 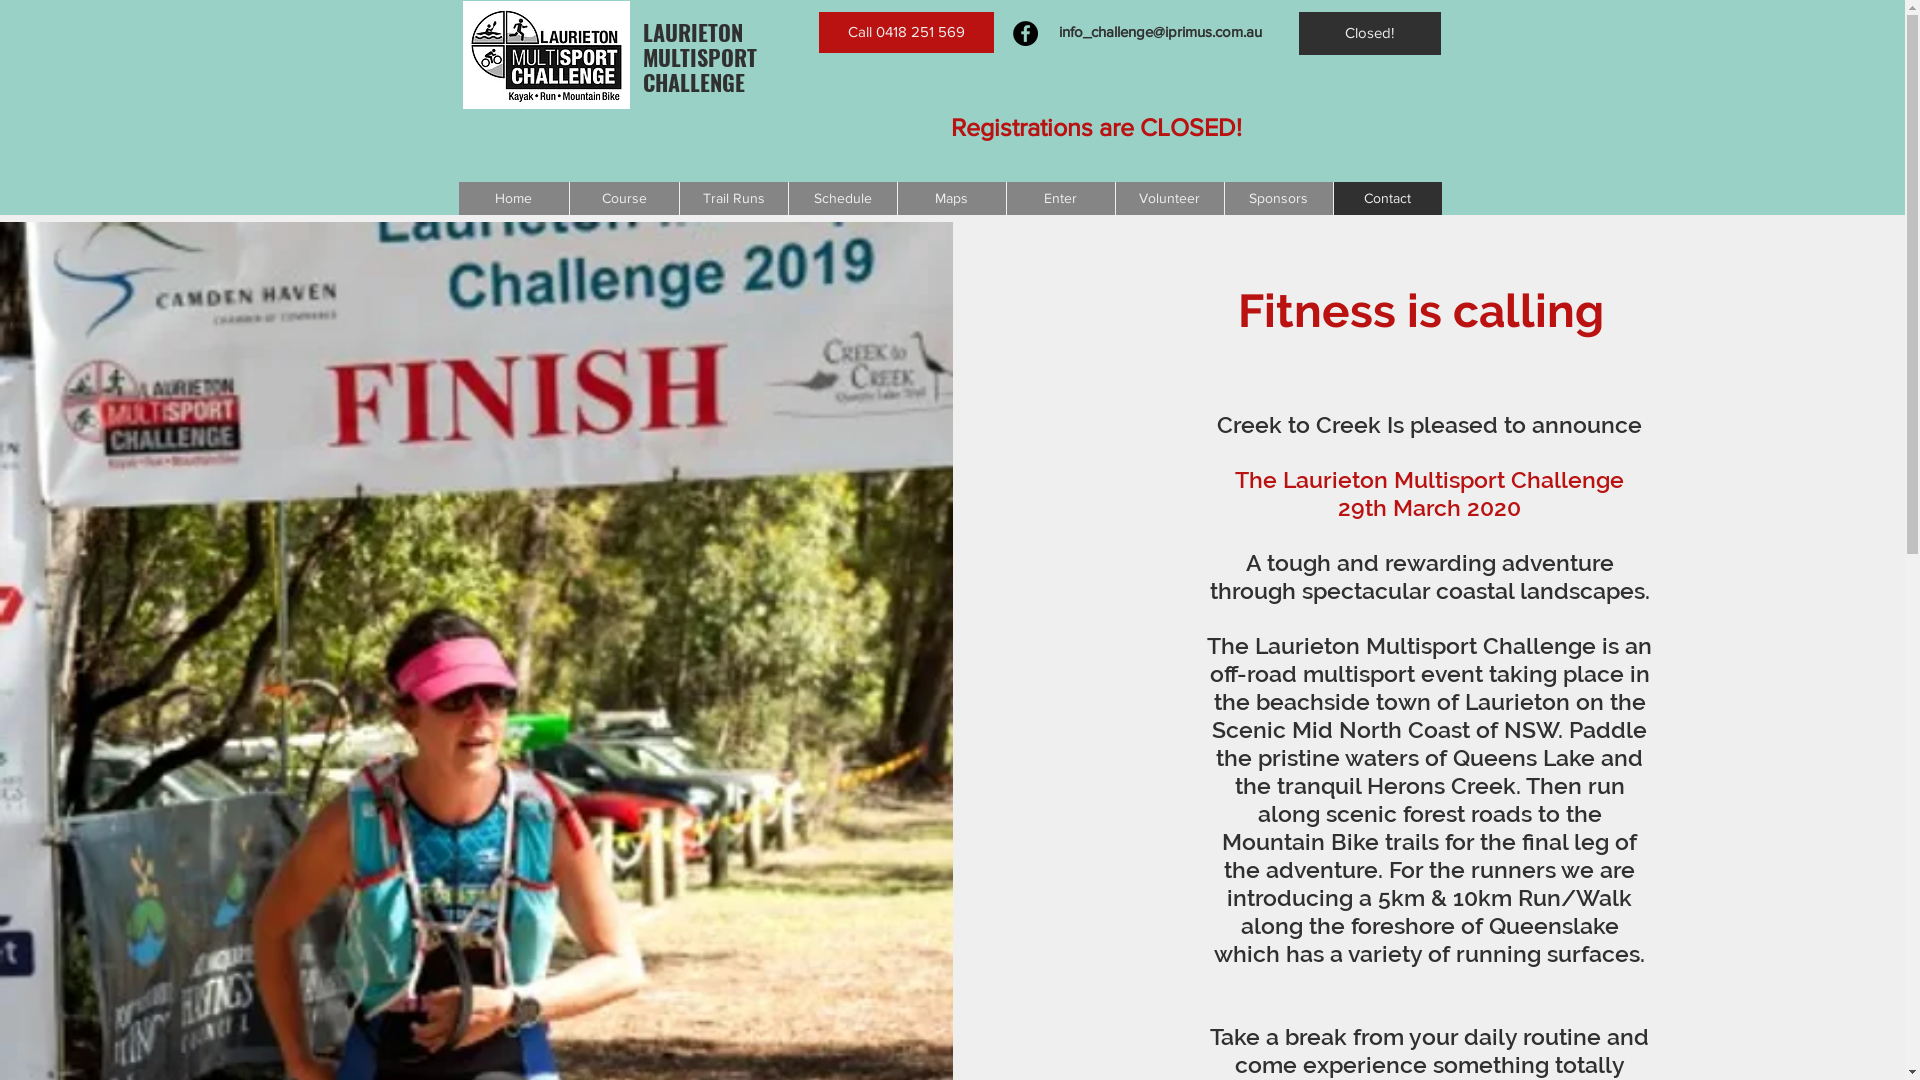 I want to click on 'Closed!', so click(x=1297, y=33).